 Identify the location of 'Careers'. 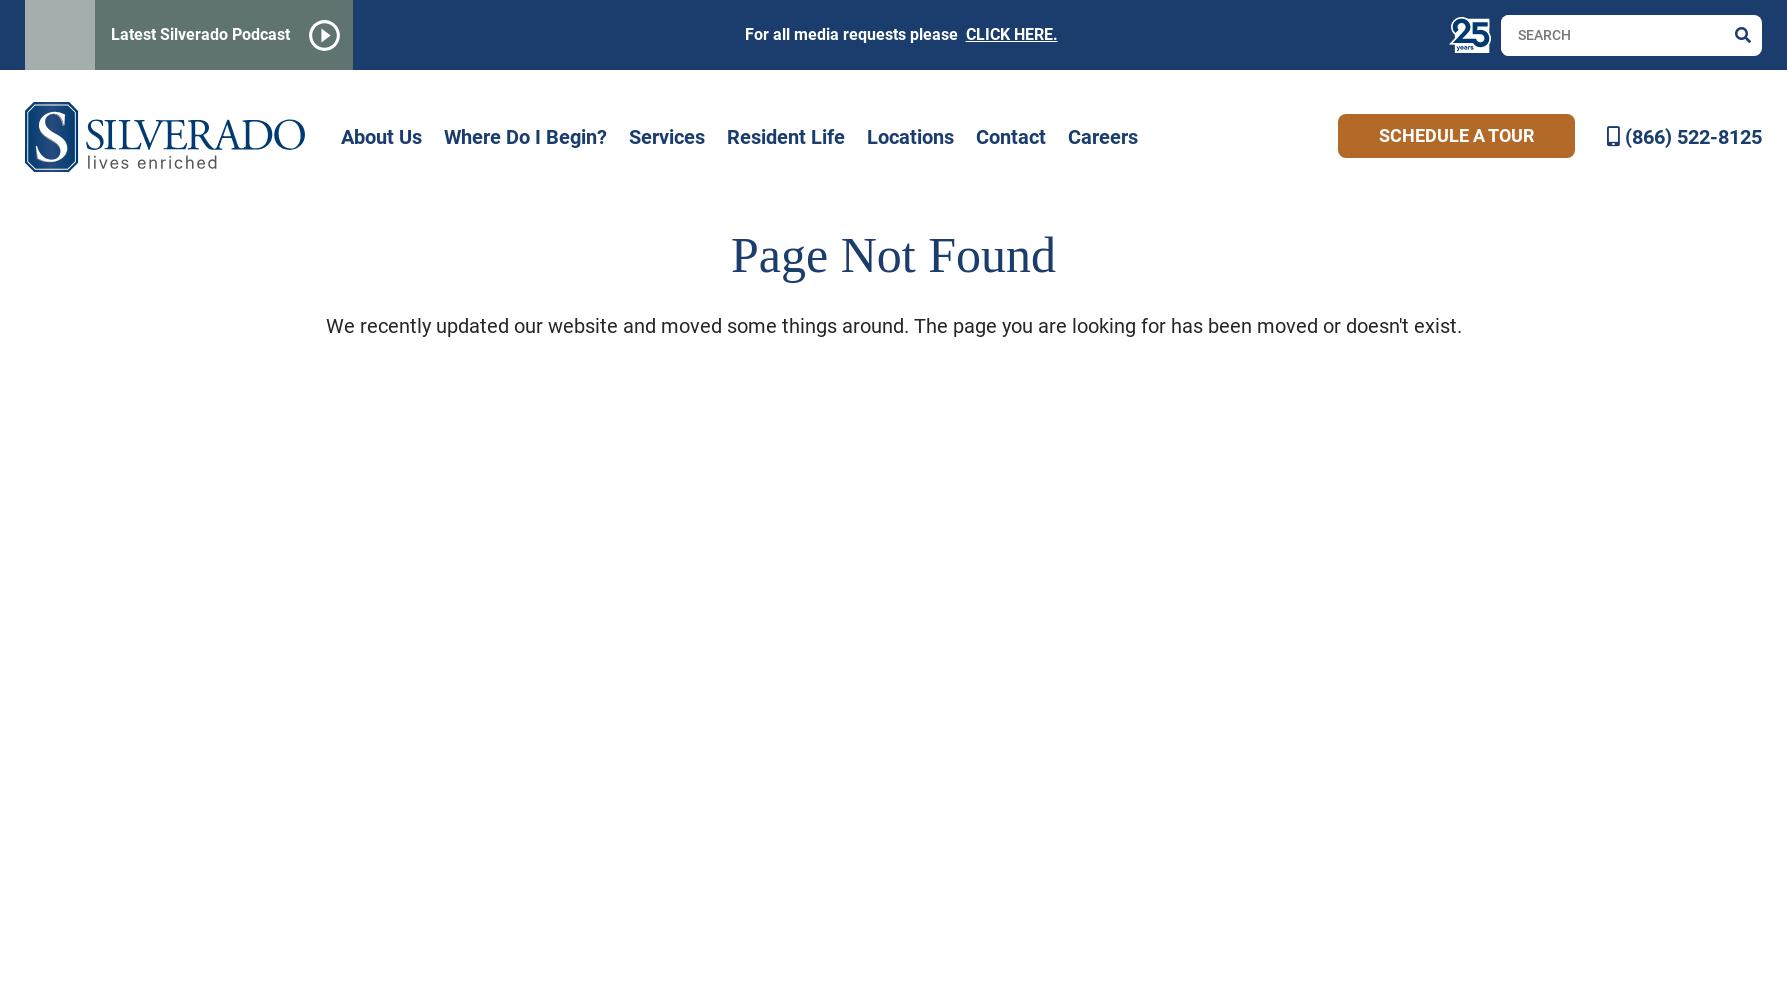
(1102, 136).